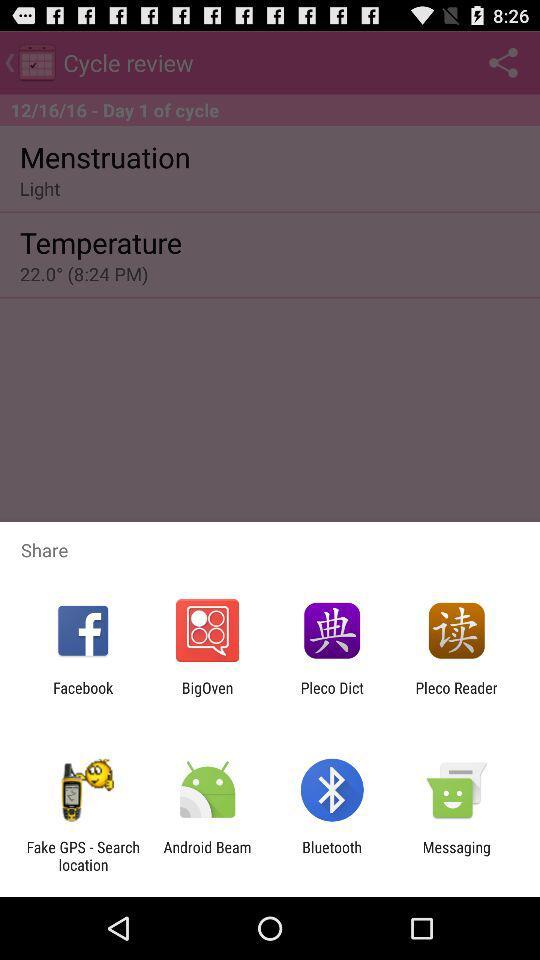 Image resolution: width=540 pixels, height=960 pixels. Describe the element at coordinates (82, 696) in the screenshot. I see `item next to bigoven` at that location.